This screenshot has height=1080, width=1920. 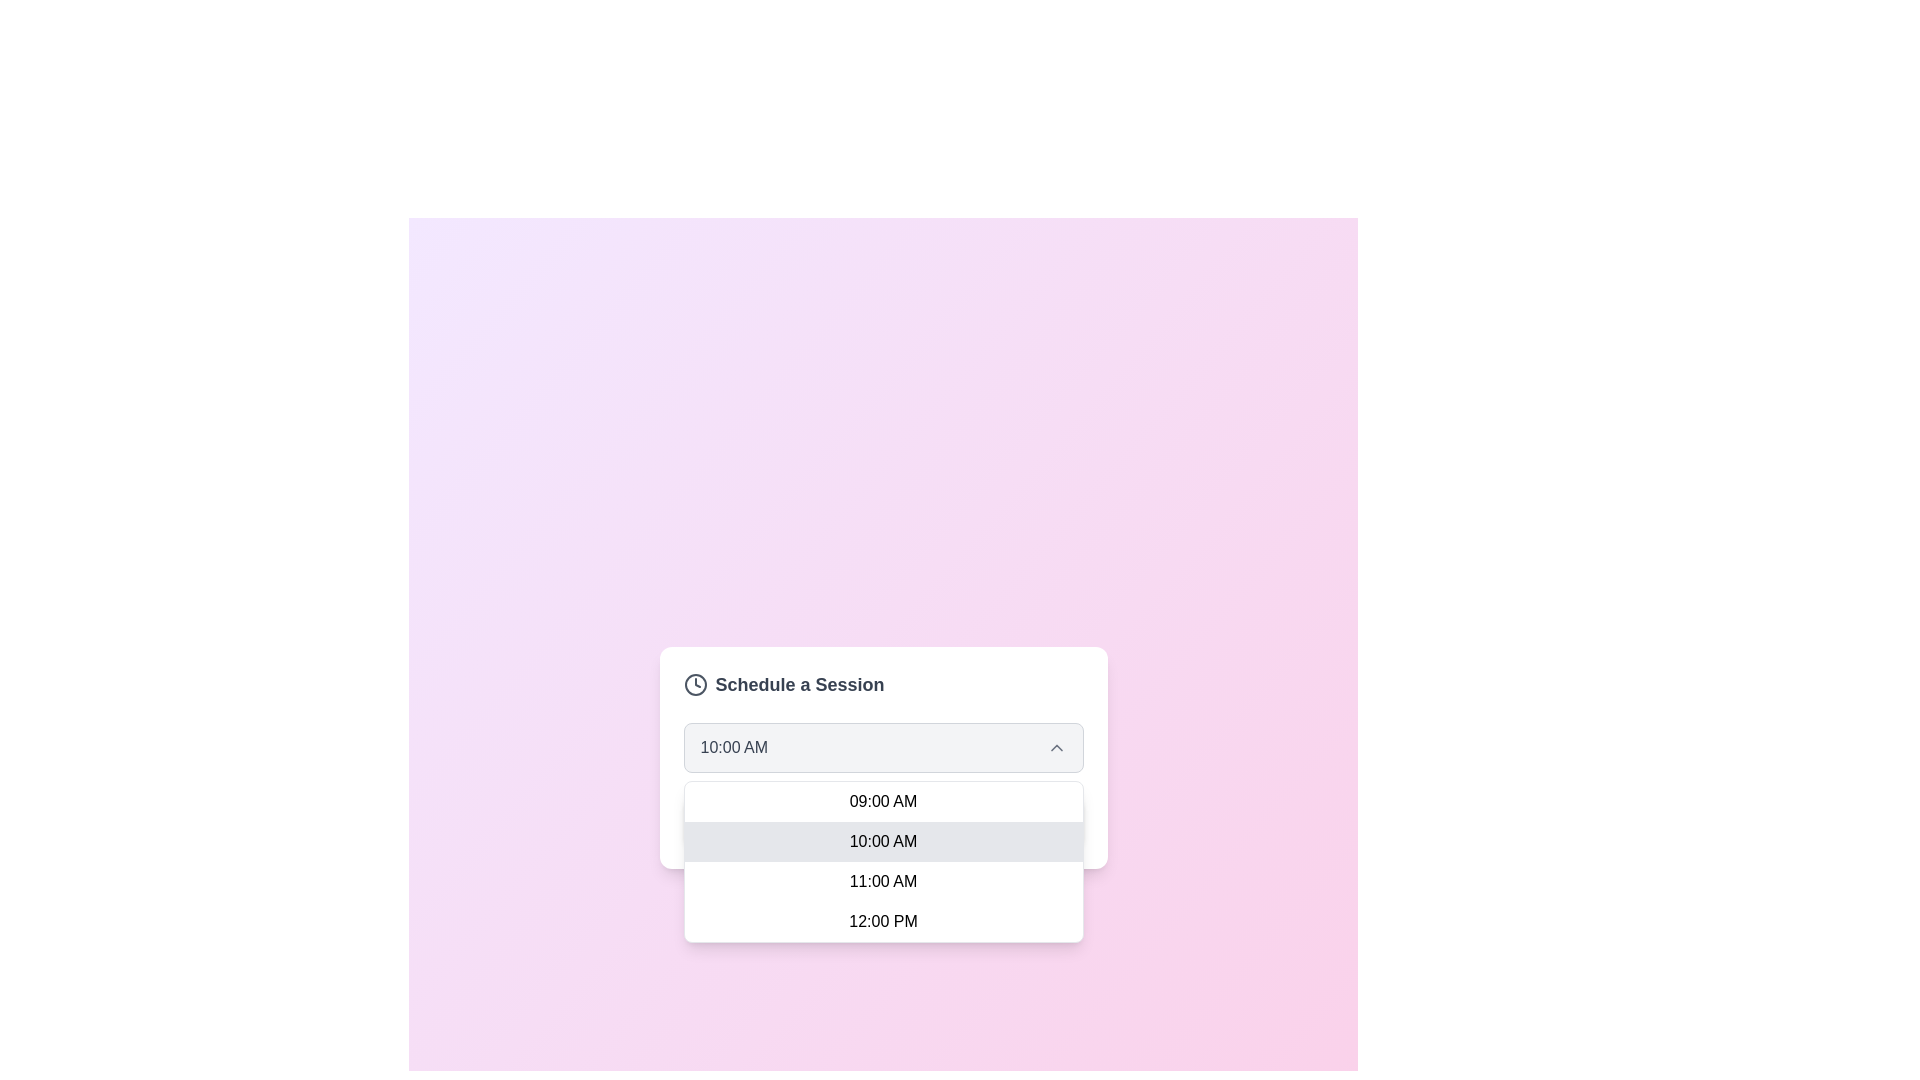 What do you see at coordinates (882, 801) in the screenshot?
I see `the first selectable time option in the dropdown menu to set the time to '09:00 AM'` at bounding box center [882, 801].